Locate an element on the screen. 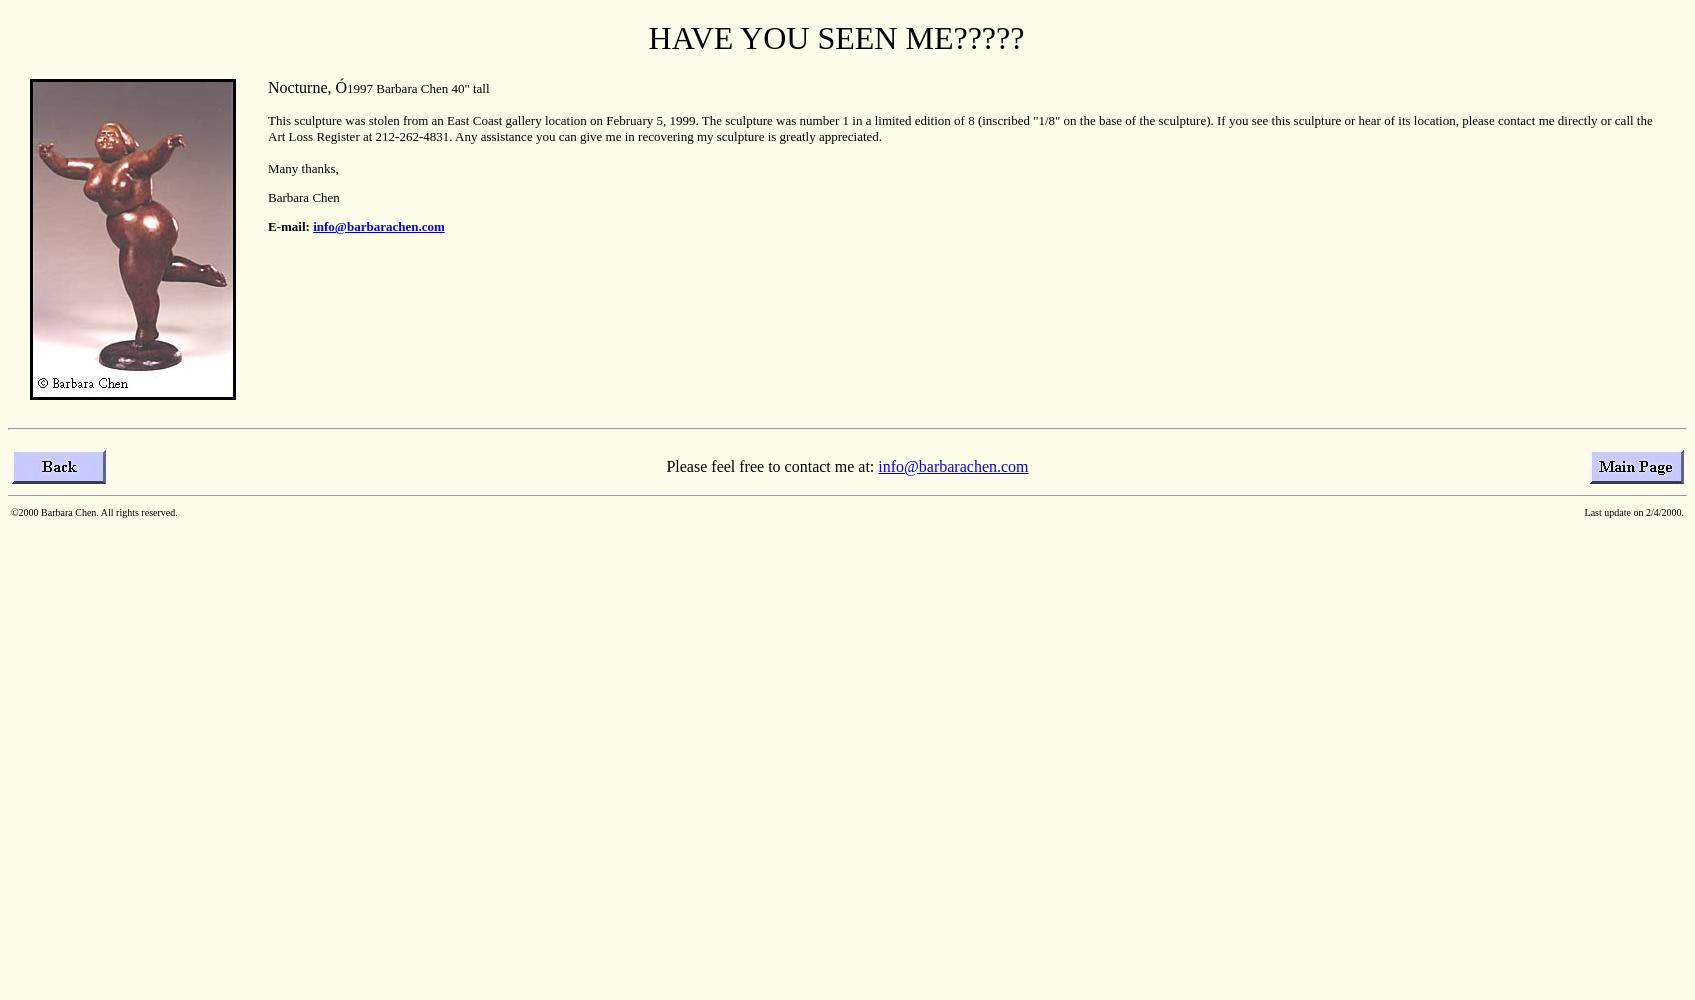 The image size is (1695, 1000). 'Barbara Chen' is located at coordinates (303, 196).